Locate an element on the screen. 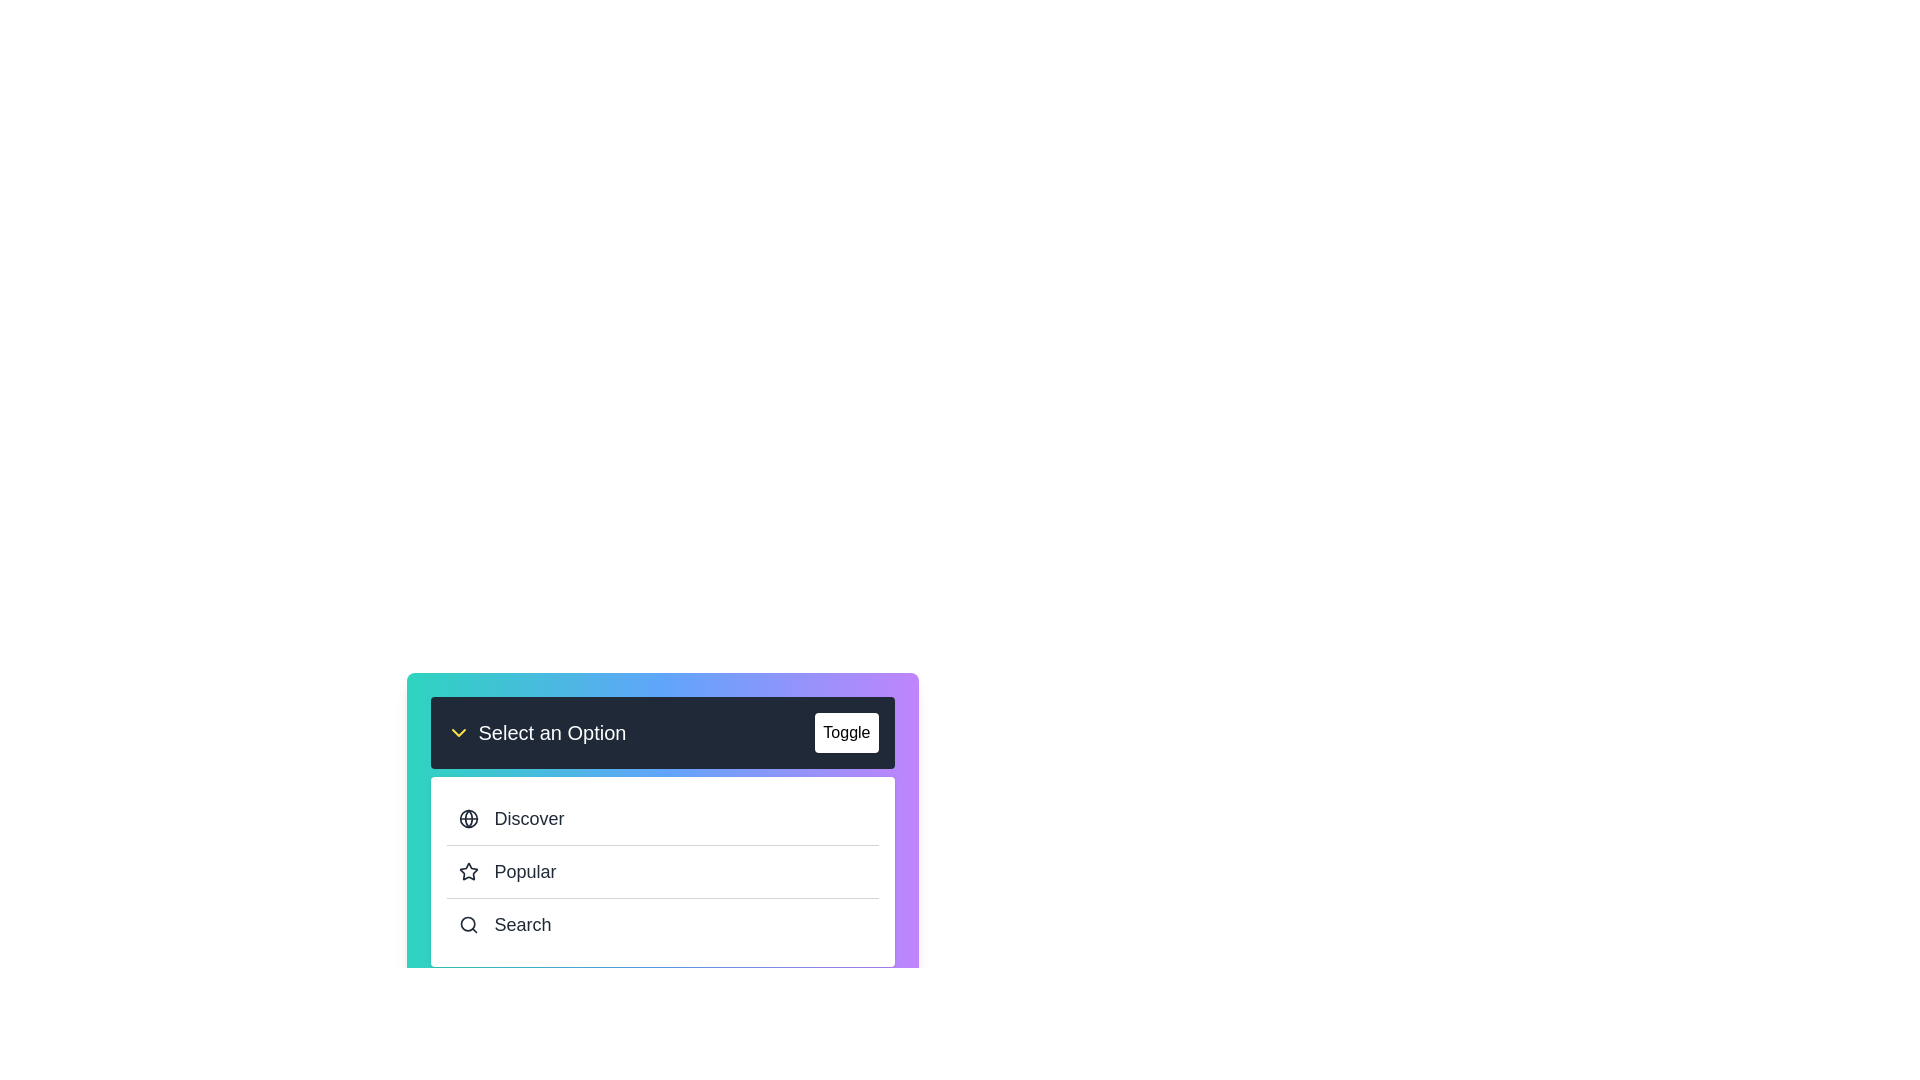 This screenshot has height=1080, width=1920. the Popular from the dropdown menu is located at coordinates (662, 870).